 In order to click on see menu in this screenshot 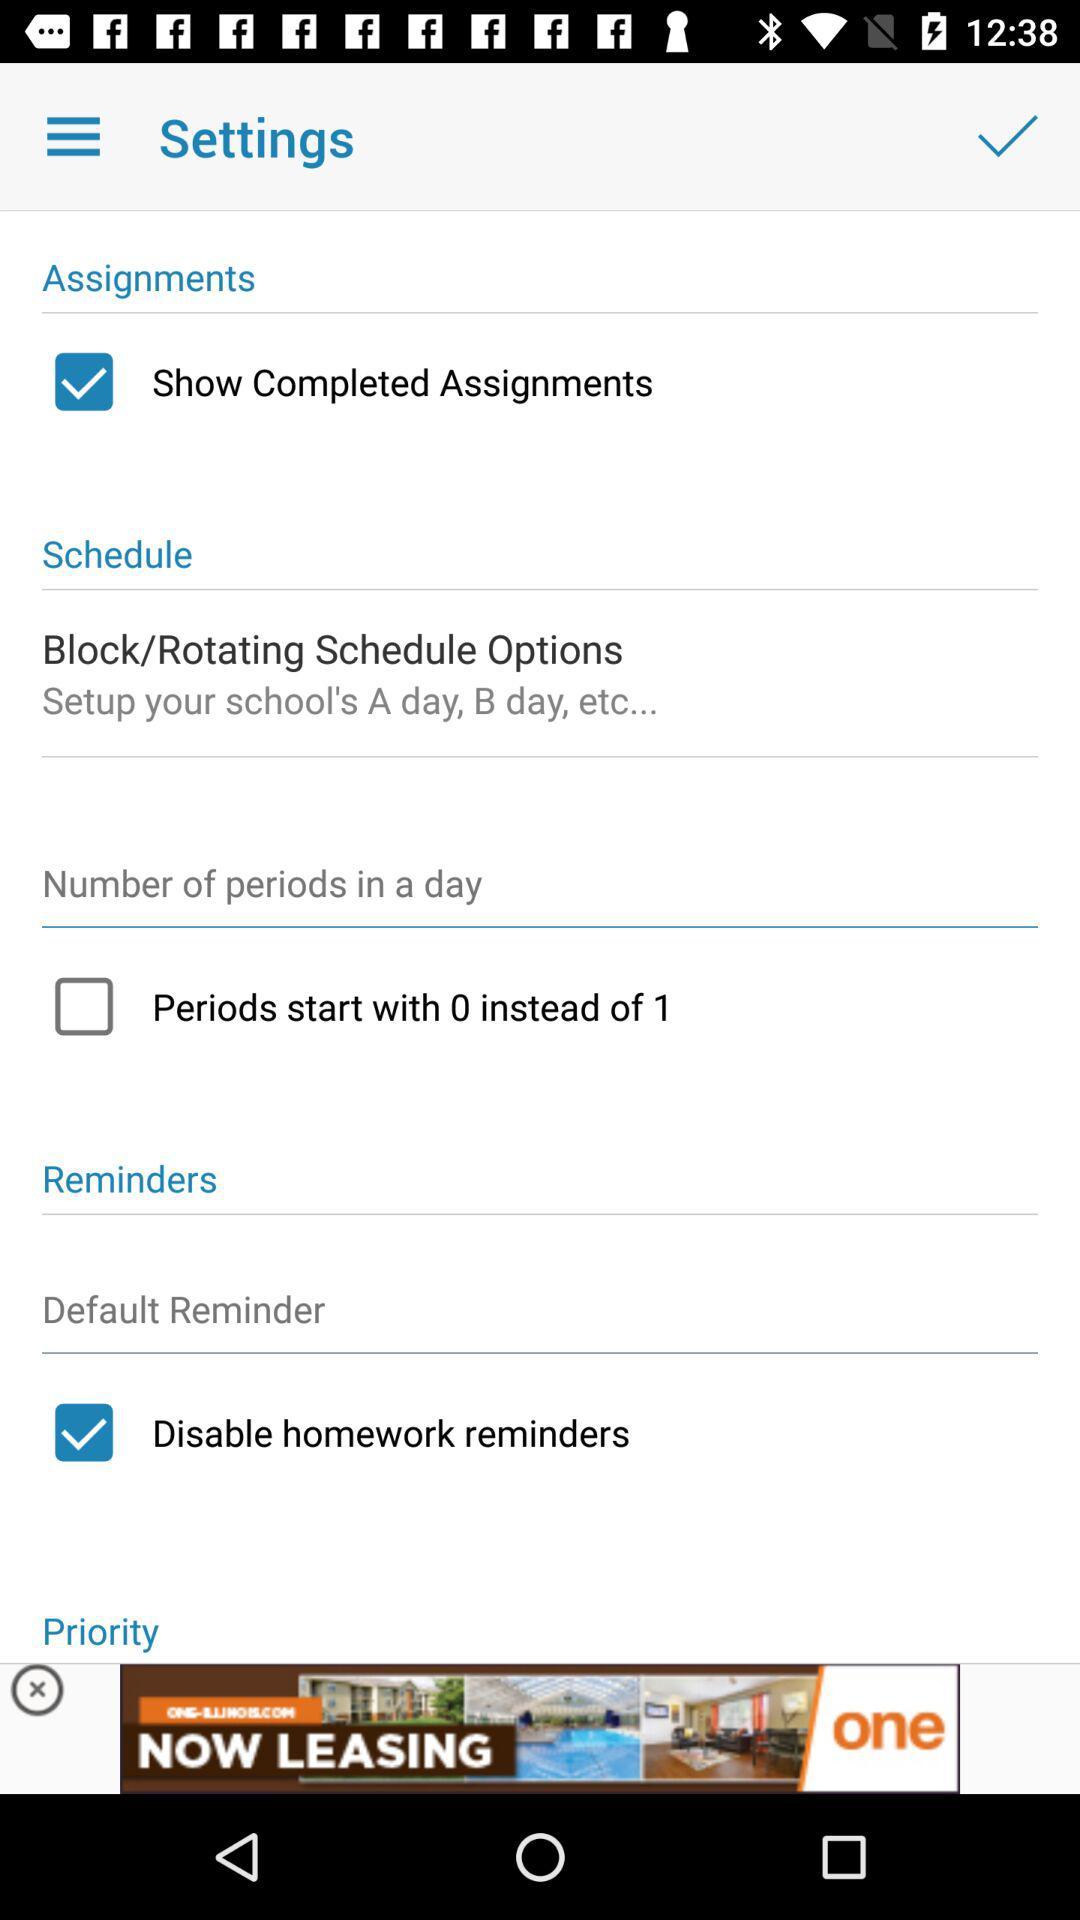, I will do `click(72, 135)`.